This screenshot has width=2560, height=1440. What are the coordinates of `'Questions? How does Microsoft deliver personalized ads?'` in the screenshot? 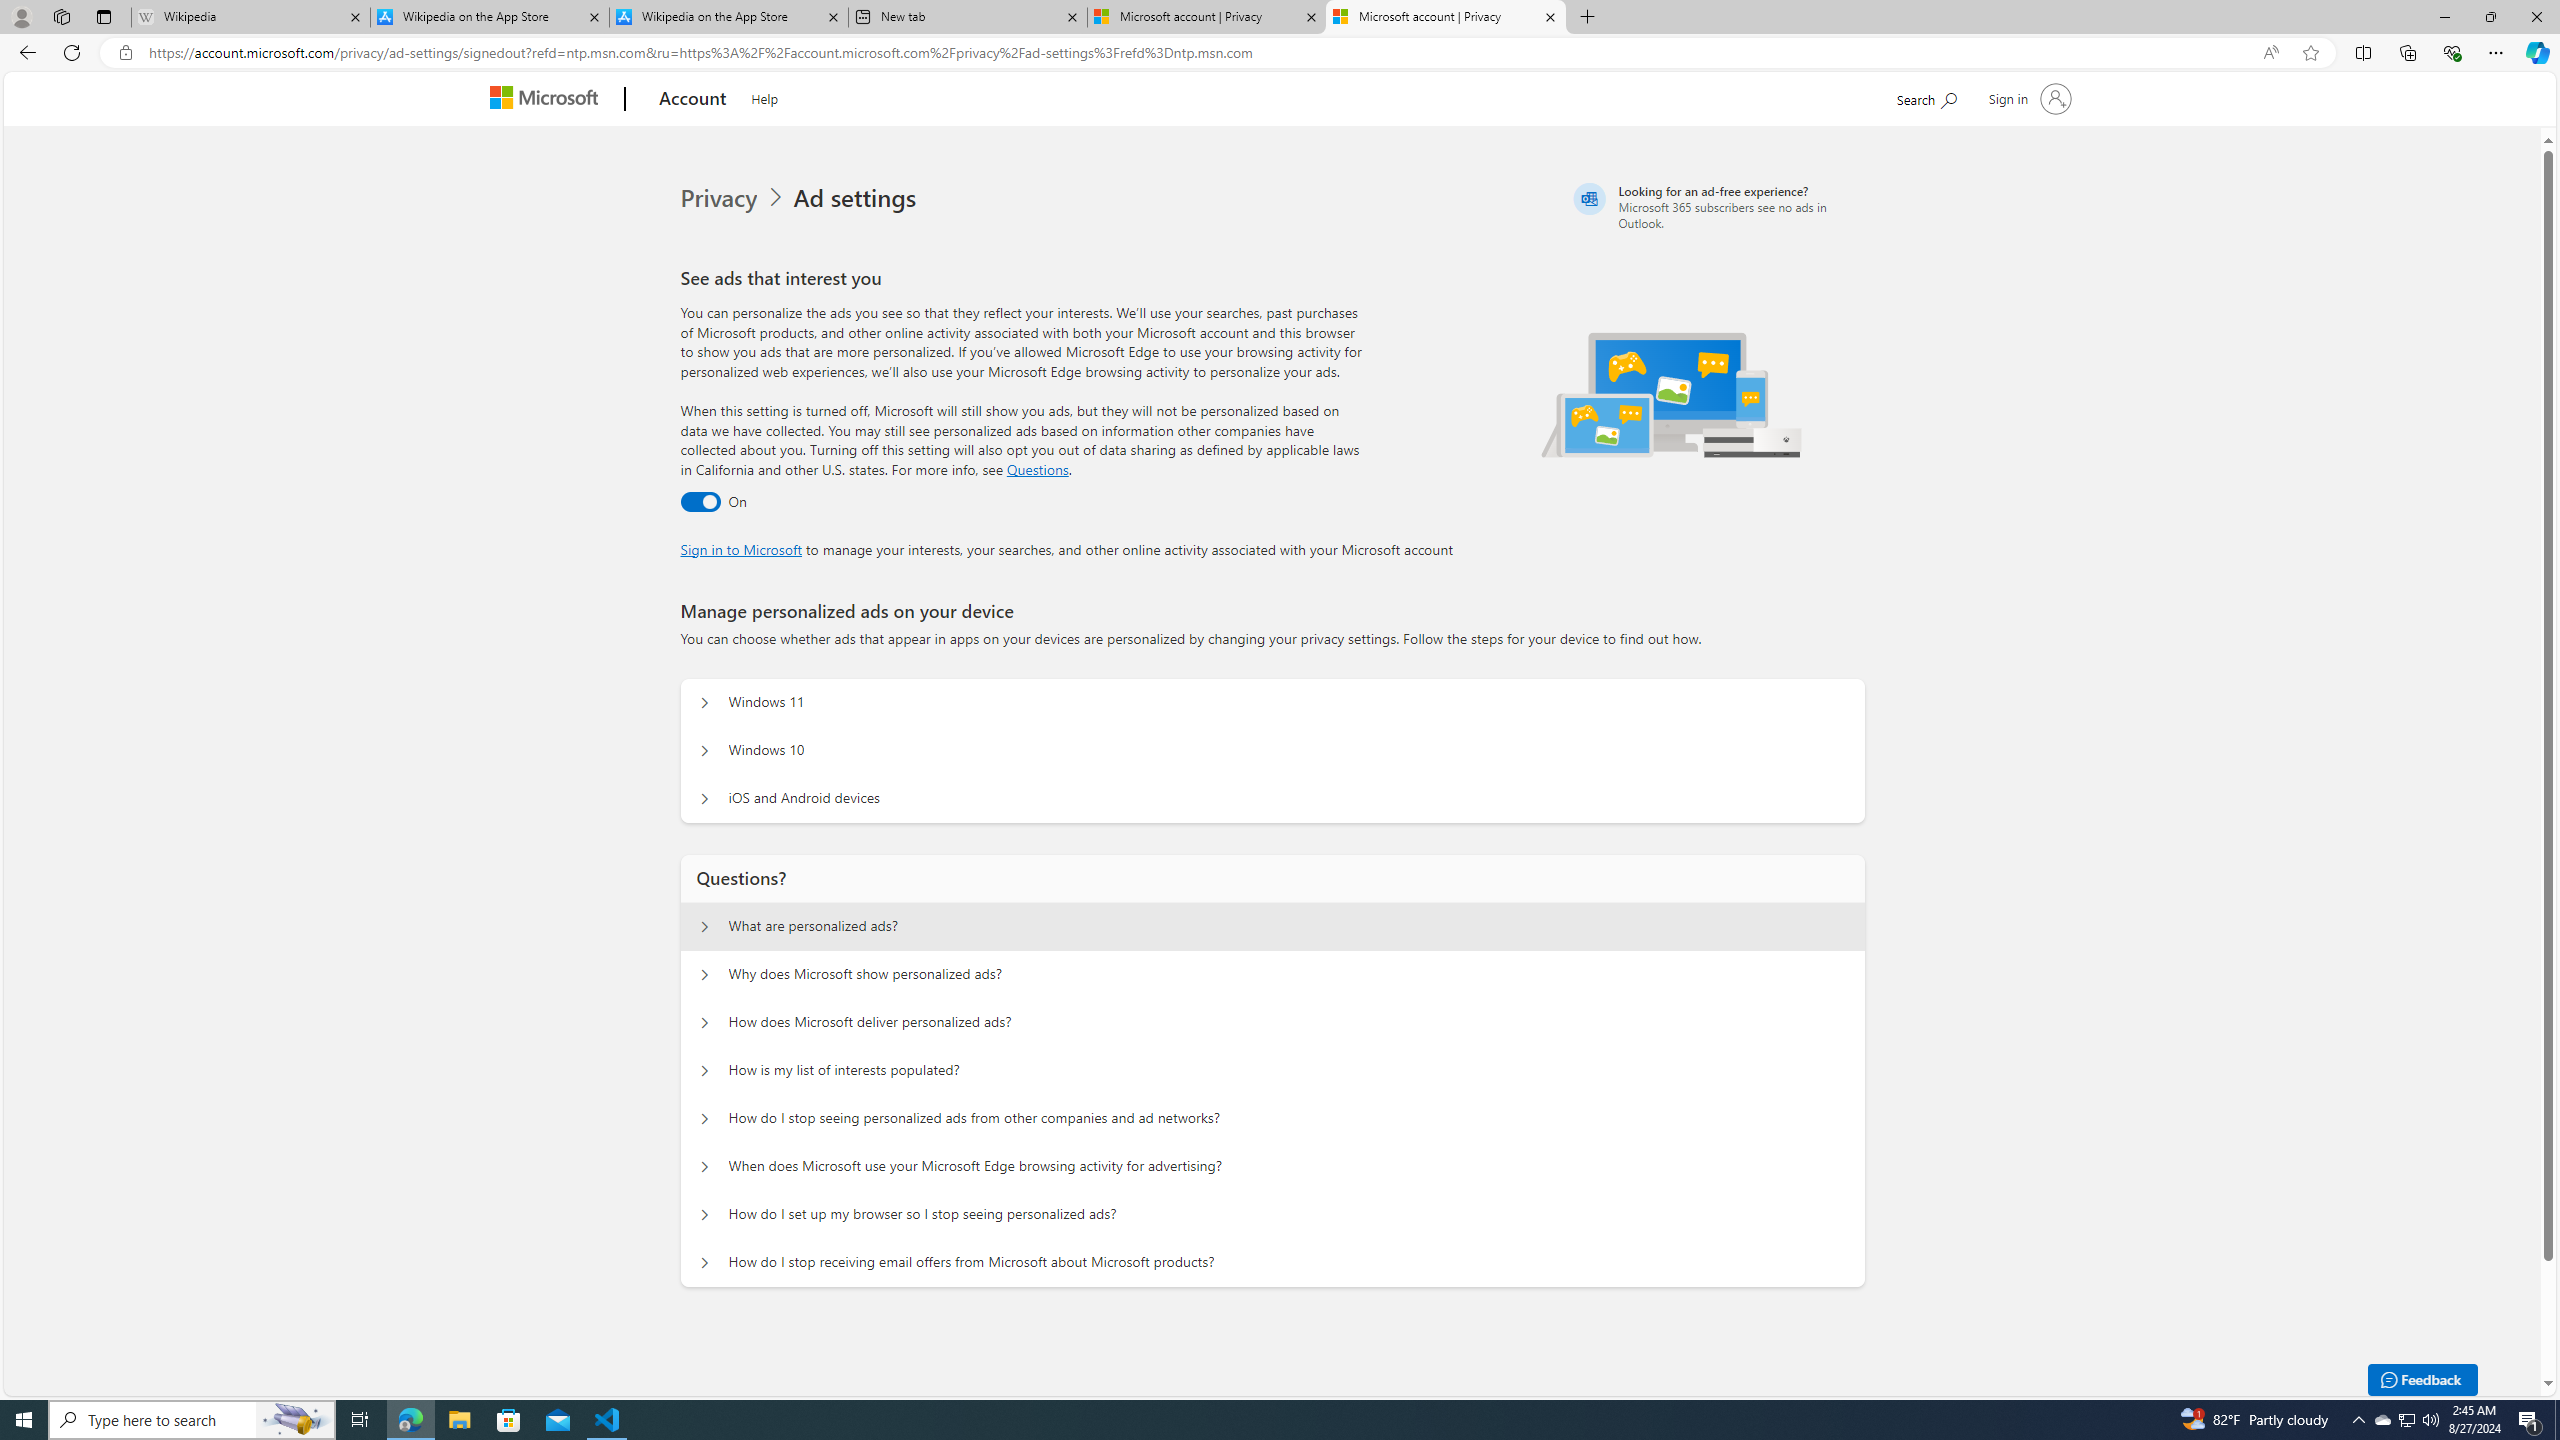 It's located at (705, 1022).